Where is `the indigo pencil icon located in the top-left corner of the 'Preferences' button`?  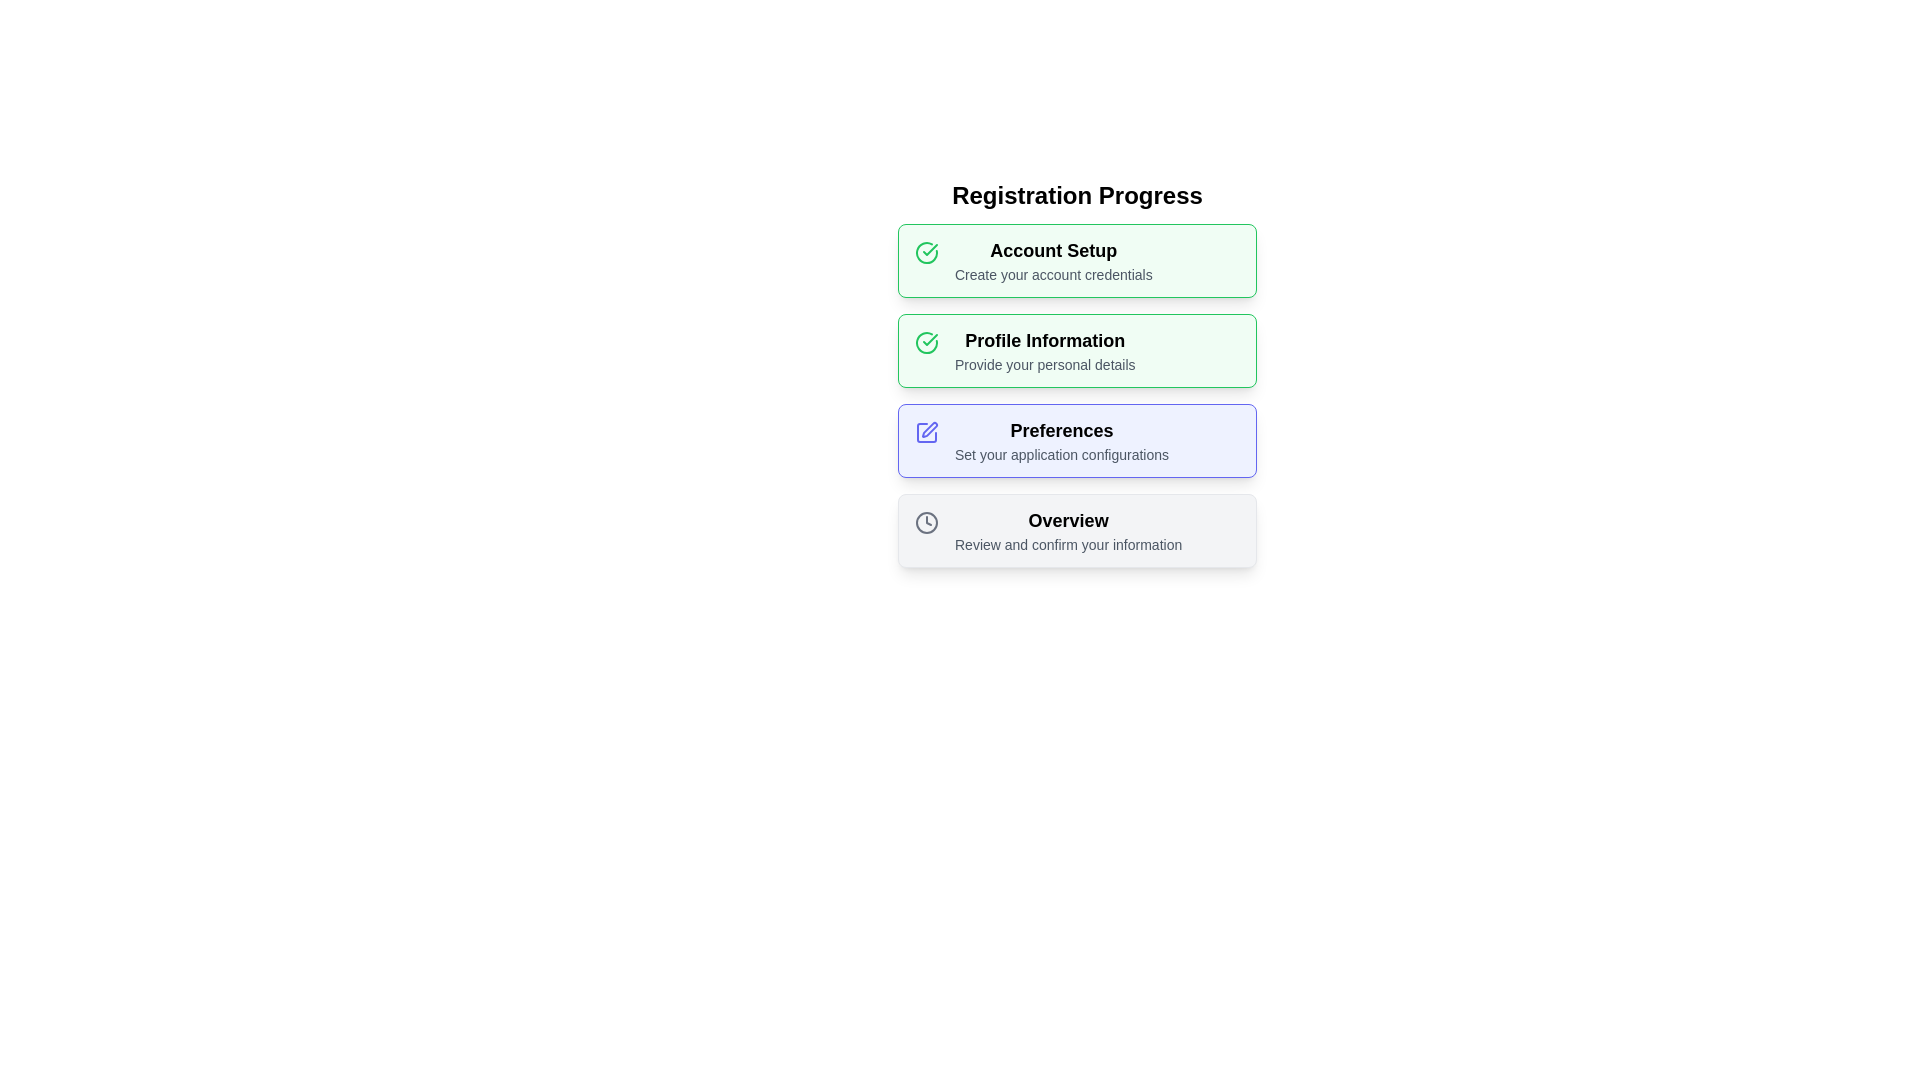 the indigo pencil icon located in the top-left corner of the 'Preferences' button is located at coordinates (925, 430).